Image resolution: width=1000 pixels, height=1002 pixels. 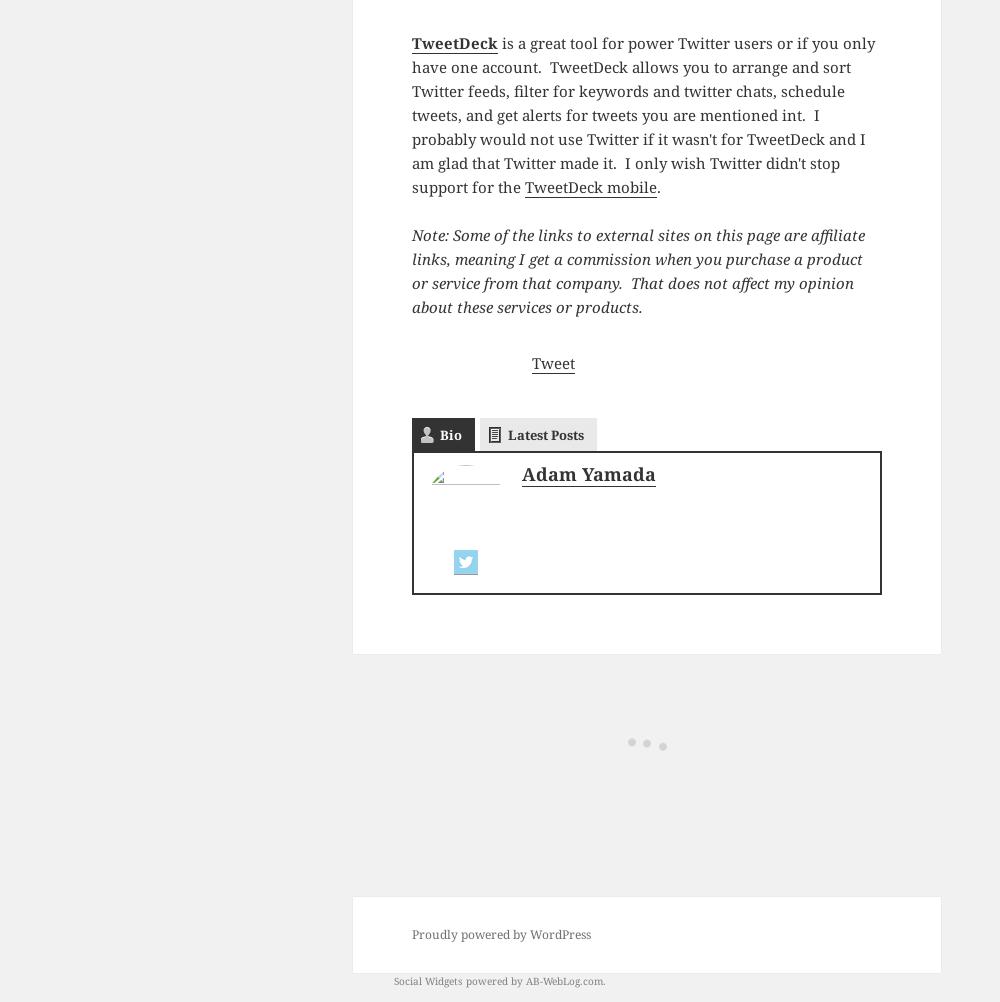 I want to click on 'Latest Posts', so click(x=545, y=432).